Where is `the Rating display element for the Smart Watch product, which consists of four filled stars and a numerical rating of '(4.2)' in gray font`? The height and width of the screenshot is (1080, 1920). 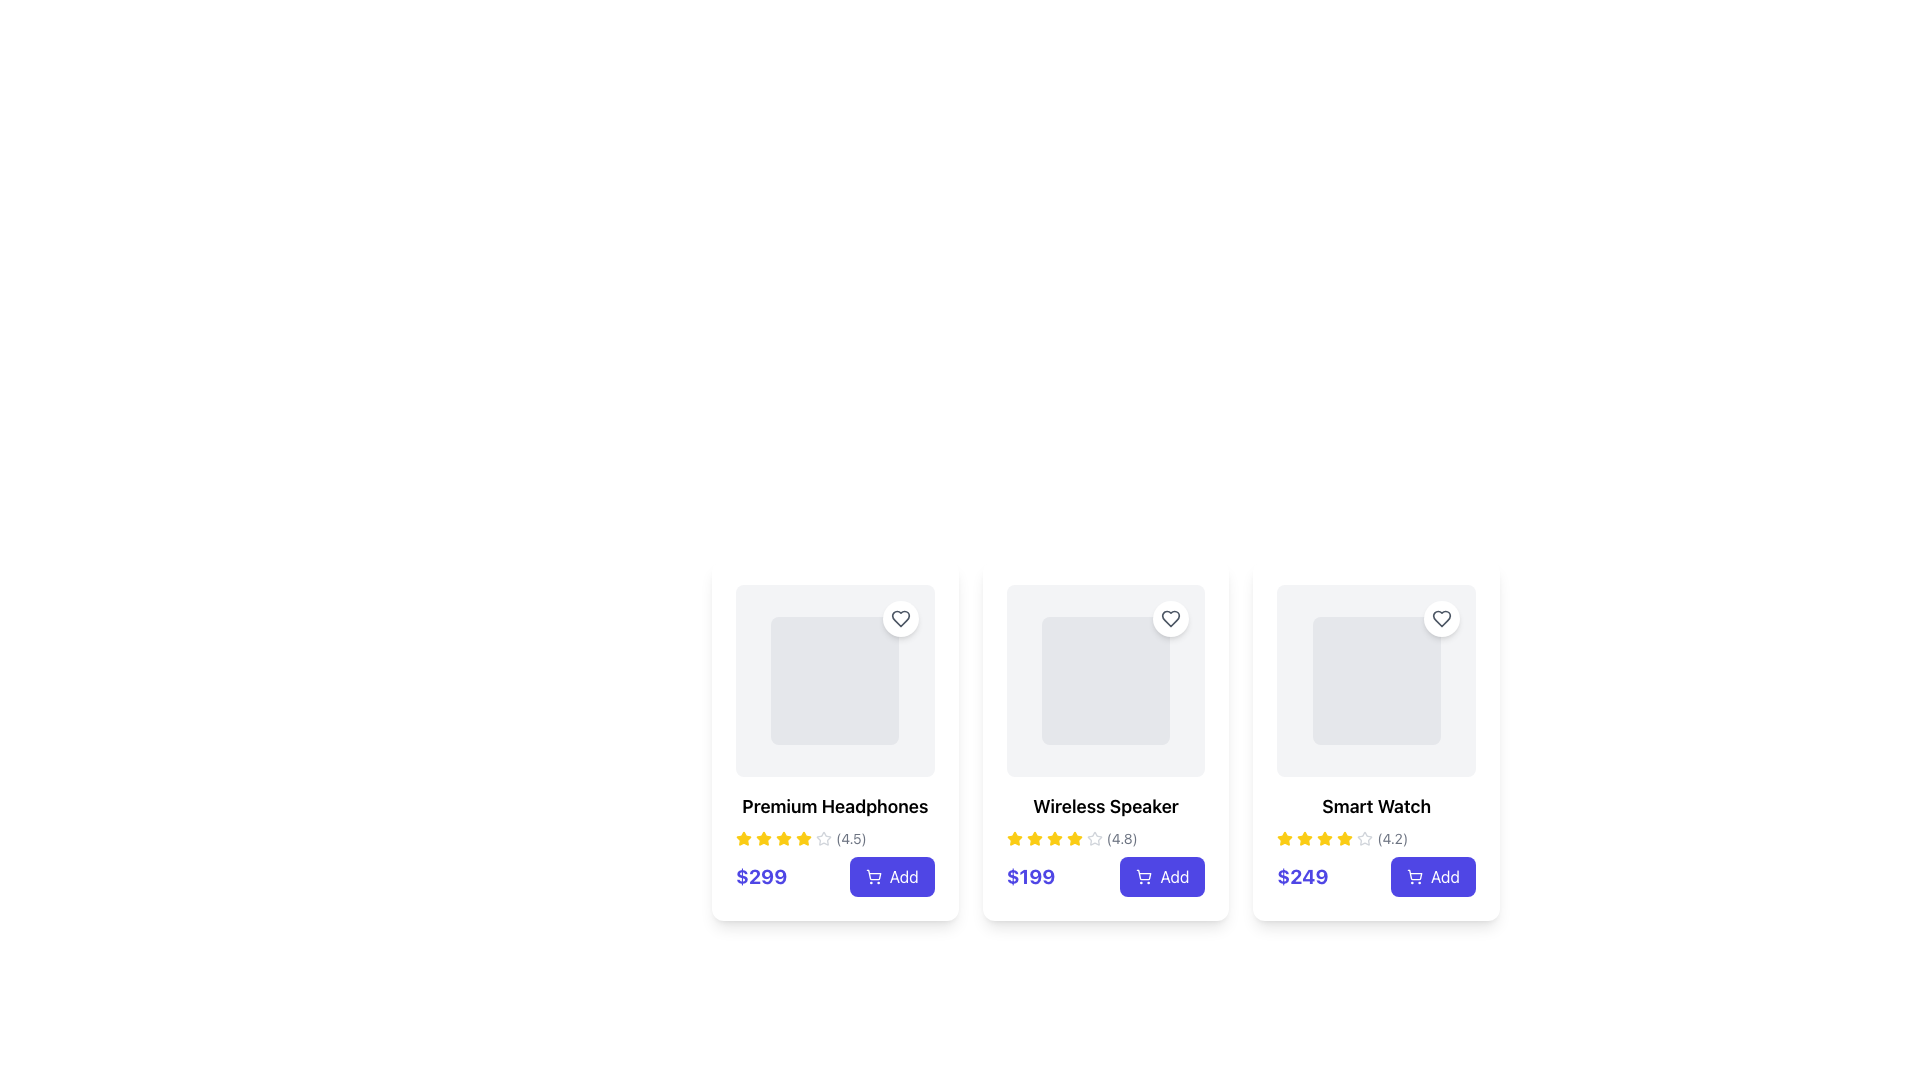 the Rating display element for the Smart Watch product, which consists of four filled stars and a numerical rating of '(4.2)' in gray font is located at coordinates (1375, 839).